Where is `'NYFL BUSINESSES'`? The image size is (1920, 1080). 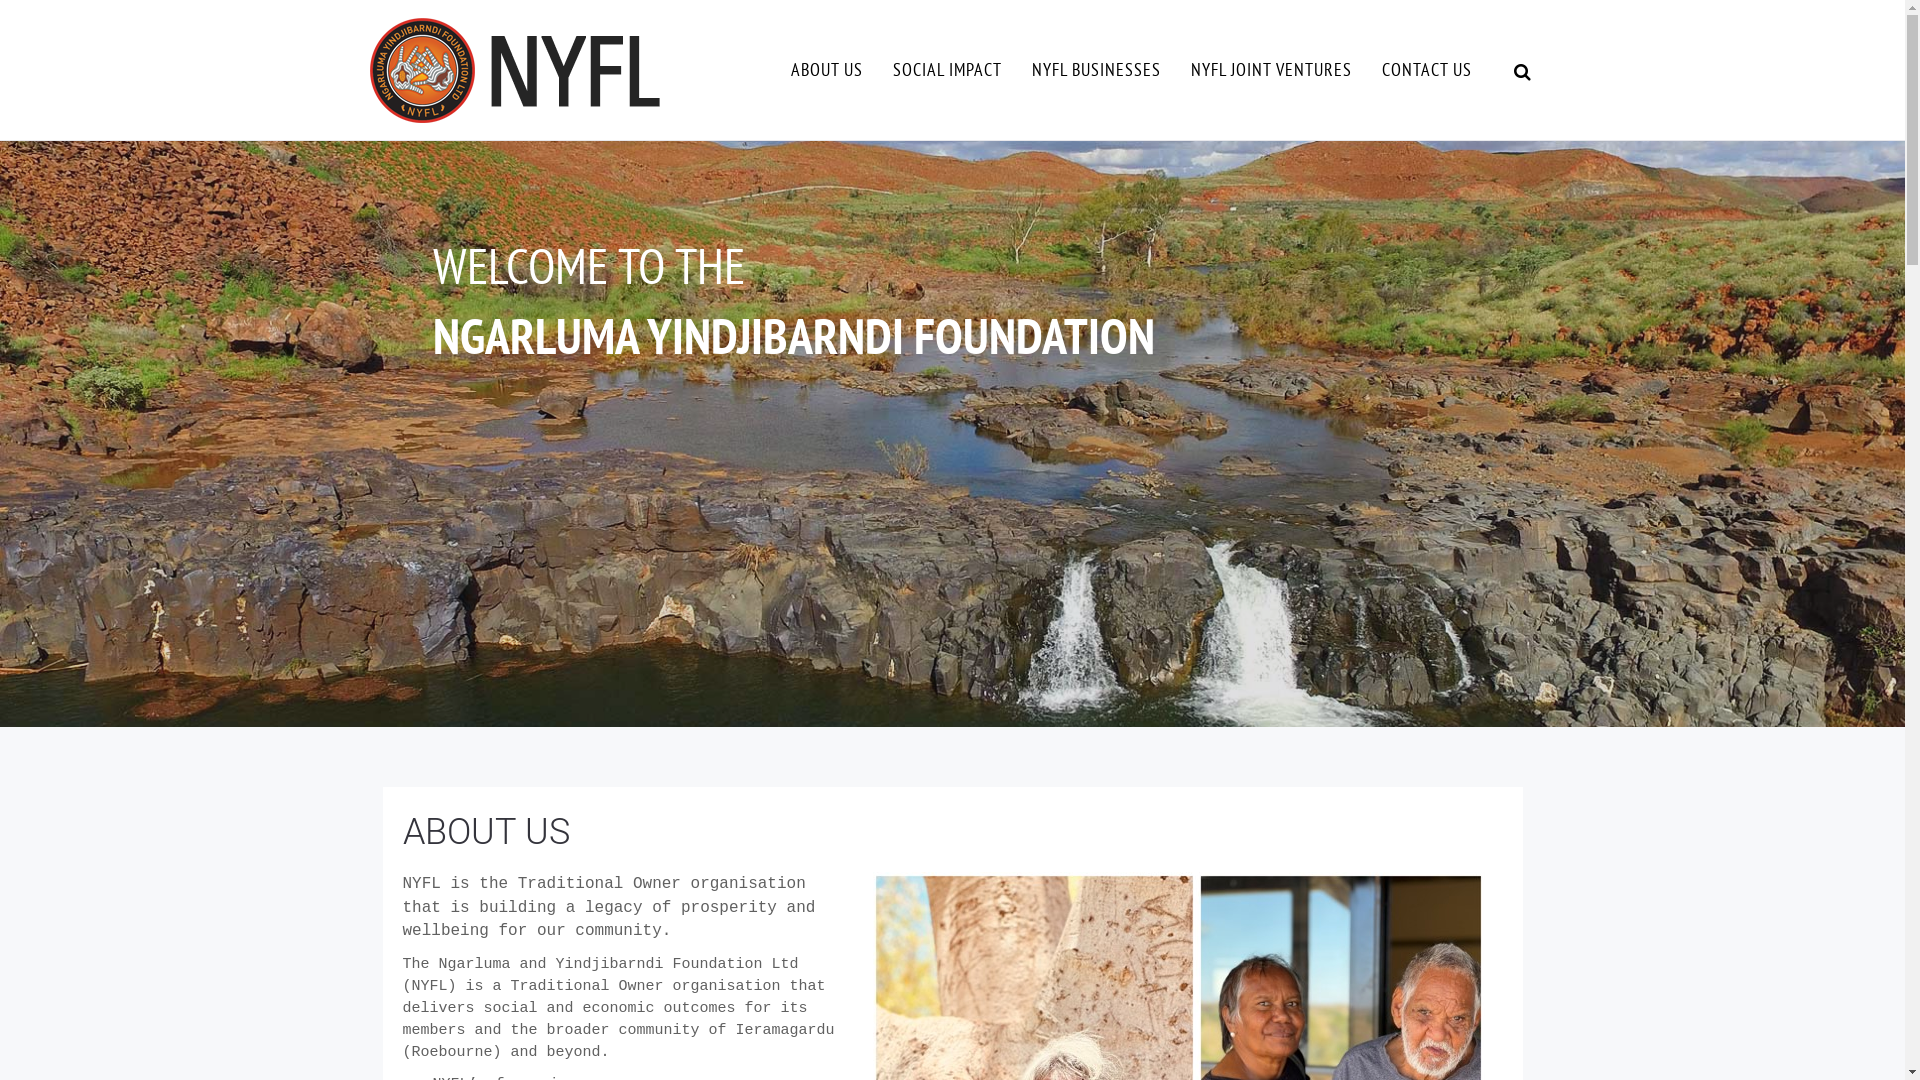
'NYFL BUSINESSES' is located at coordinates (1094, 68).